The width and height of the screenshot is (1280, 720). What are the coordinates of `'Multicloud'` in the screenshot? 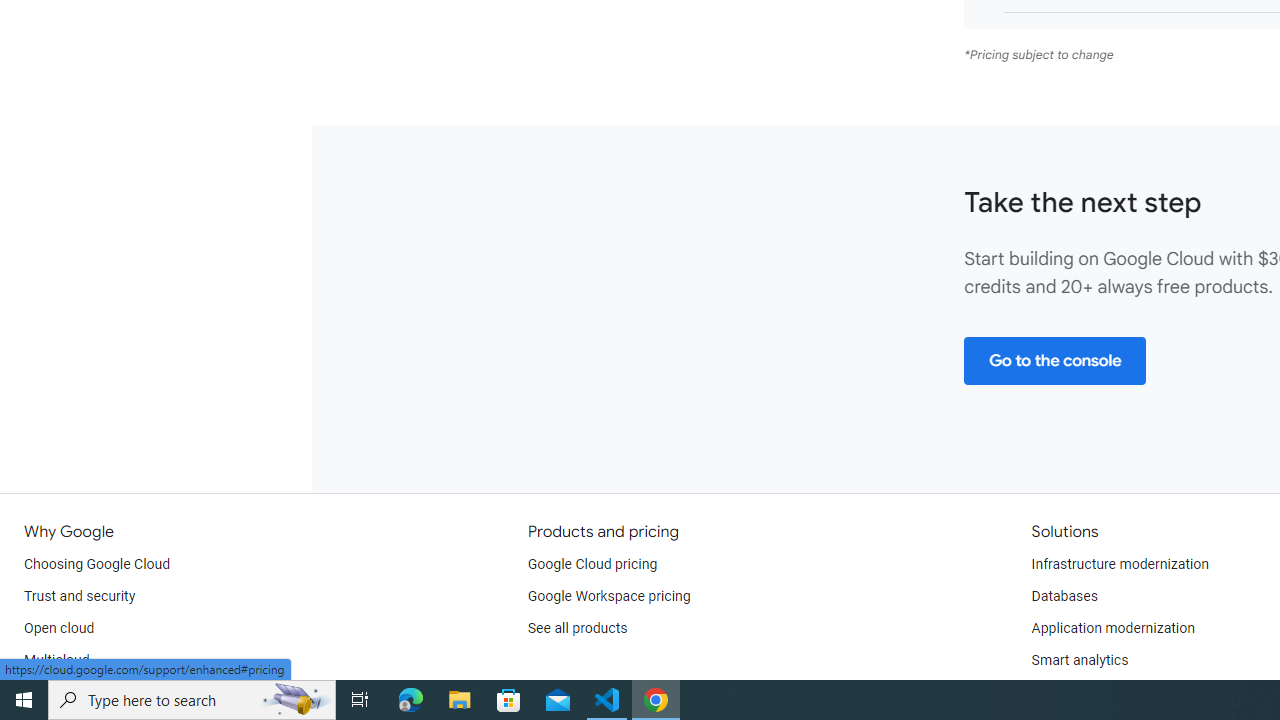 It's located at (56, 660).